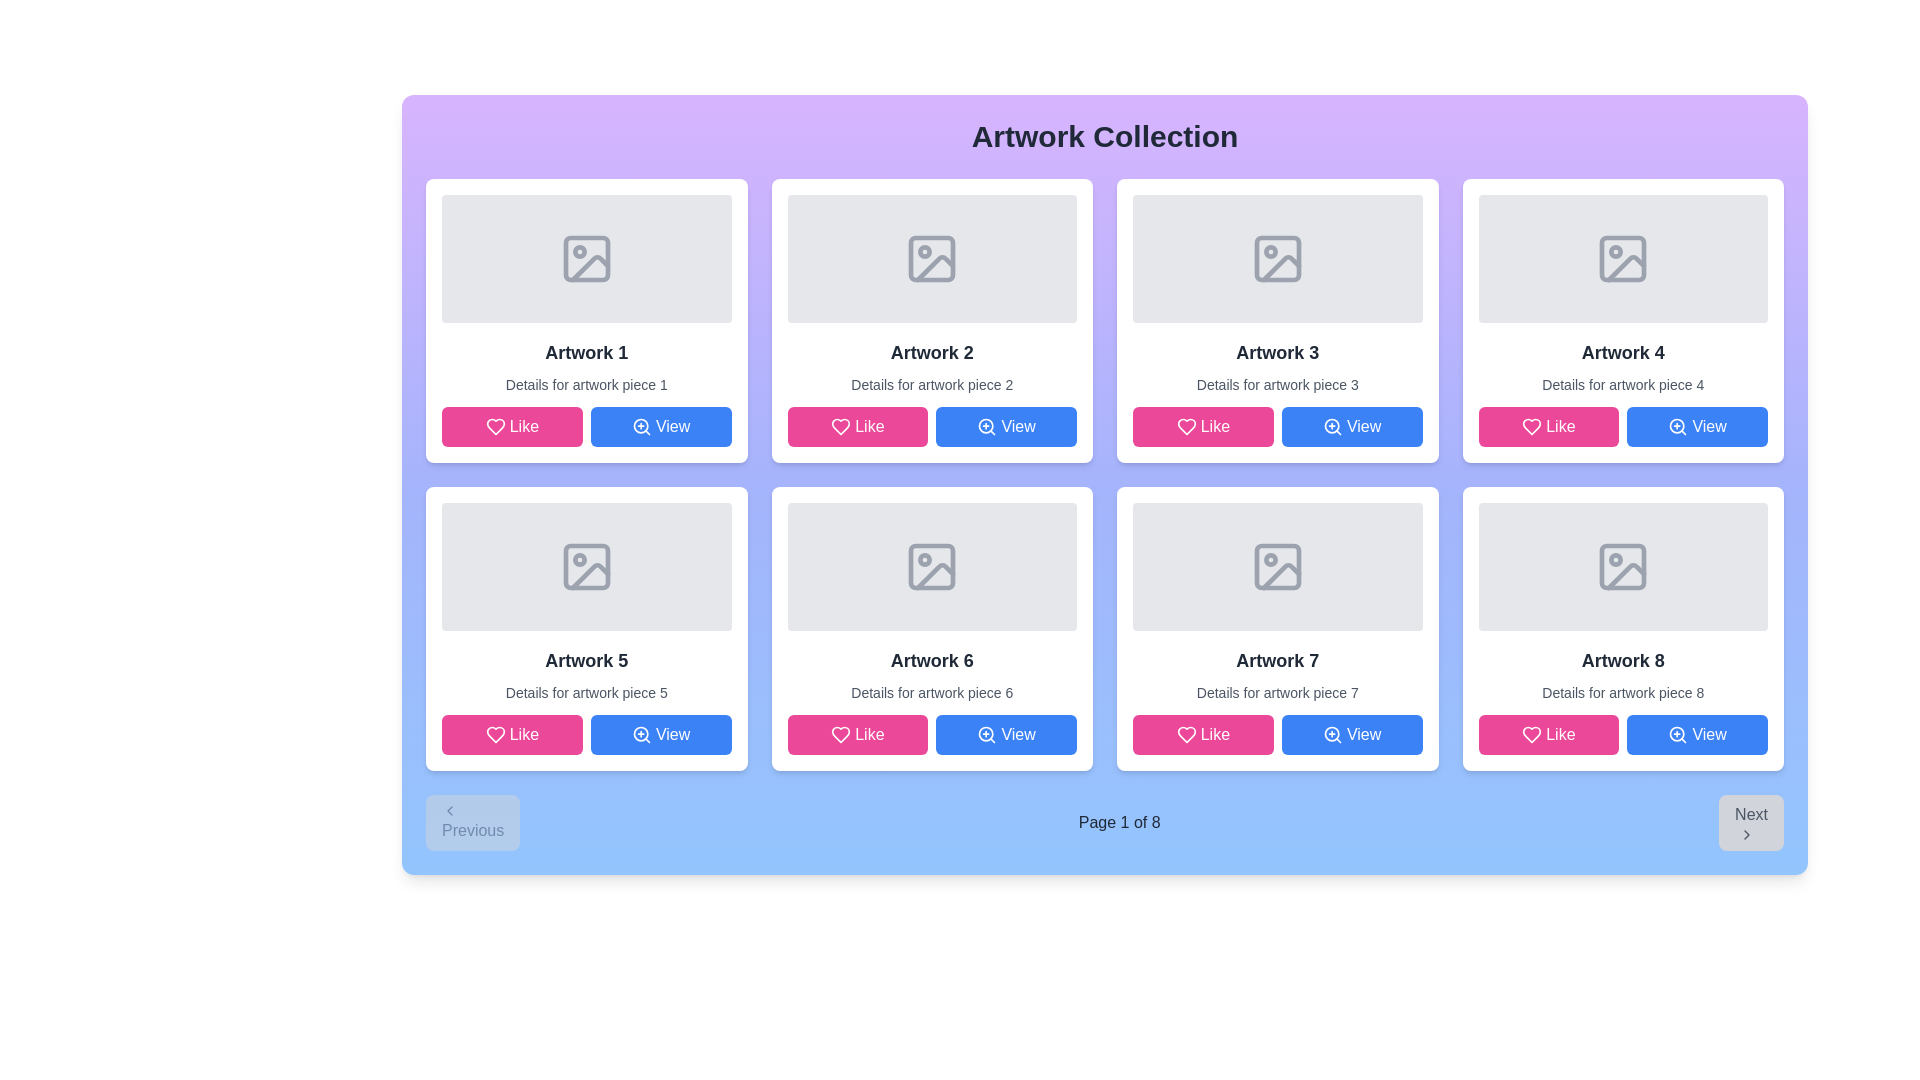 The height and width of the screenshot is (1080, 1920). Describe the element at coordinates (931, 385) in the screenshot. I see `the text label or caption located beneath the main title of the card labeled 'Artwork 2', which is horizontally centered within the card layout` at that location.